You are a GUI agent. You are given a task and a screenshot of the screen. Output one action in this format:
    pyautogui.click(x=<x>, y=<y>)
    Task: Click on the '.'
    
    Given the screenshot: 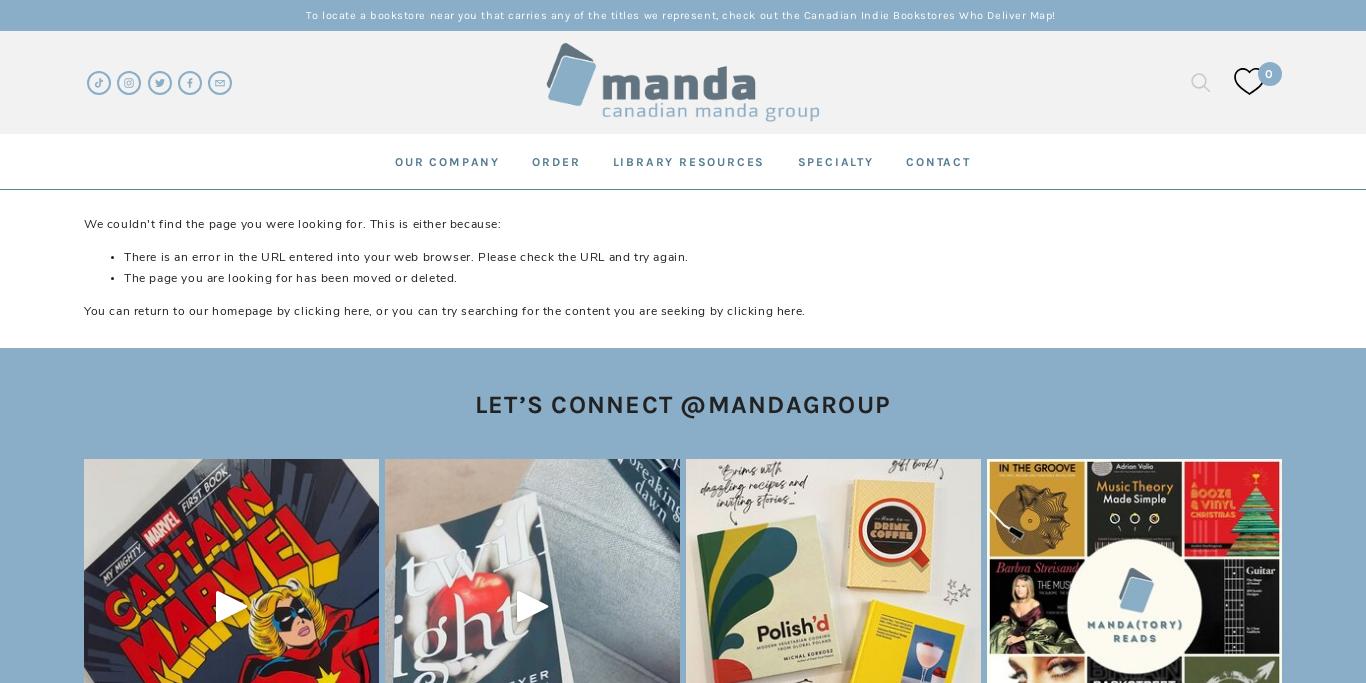 What is the action you would take?
    pyautogui.click(x=802, y=310)
    